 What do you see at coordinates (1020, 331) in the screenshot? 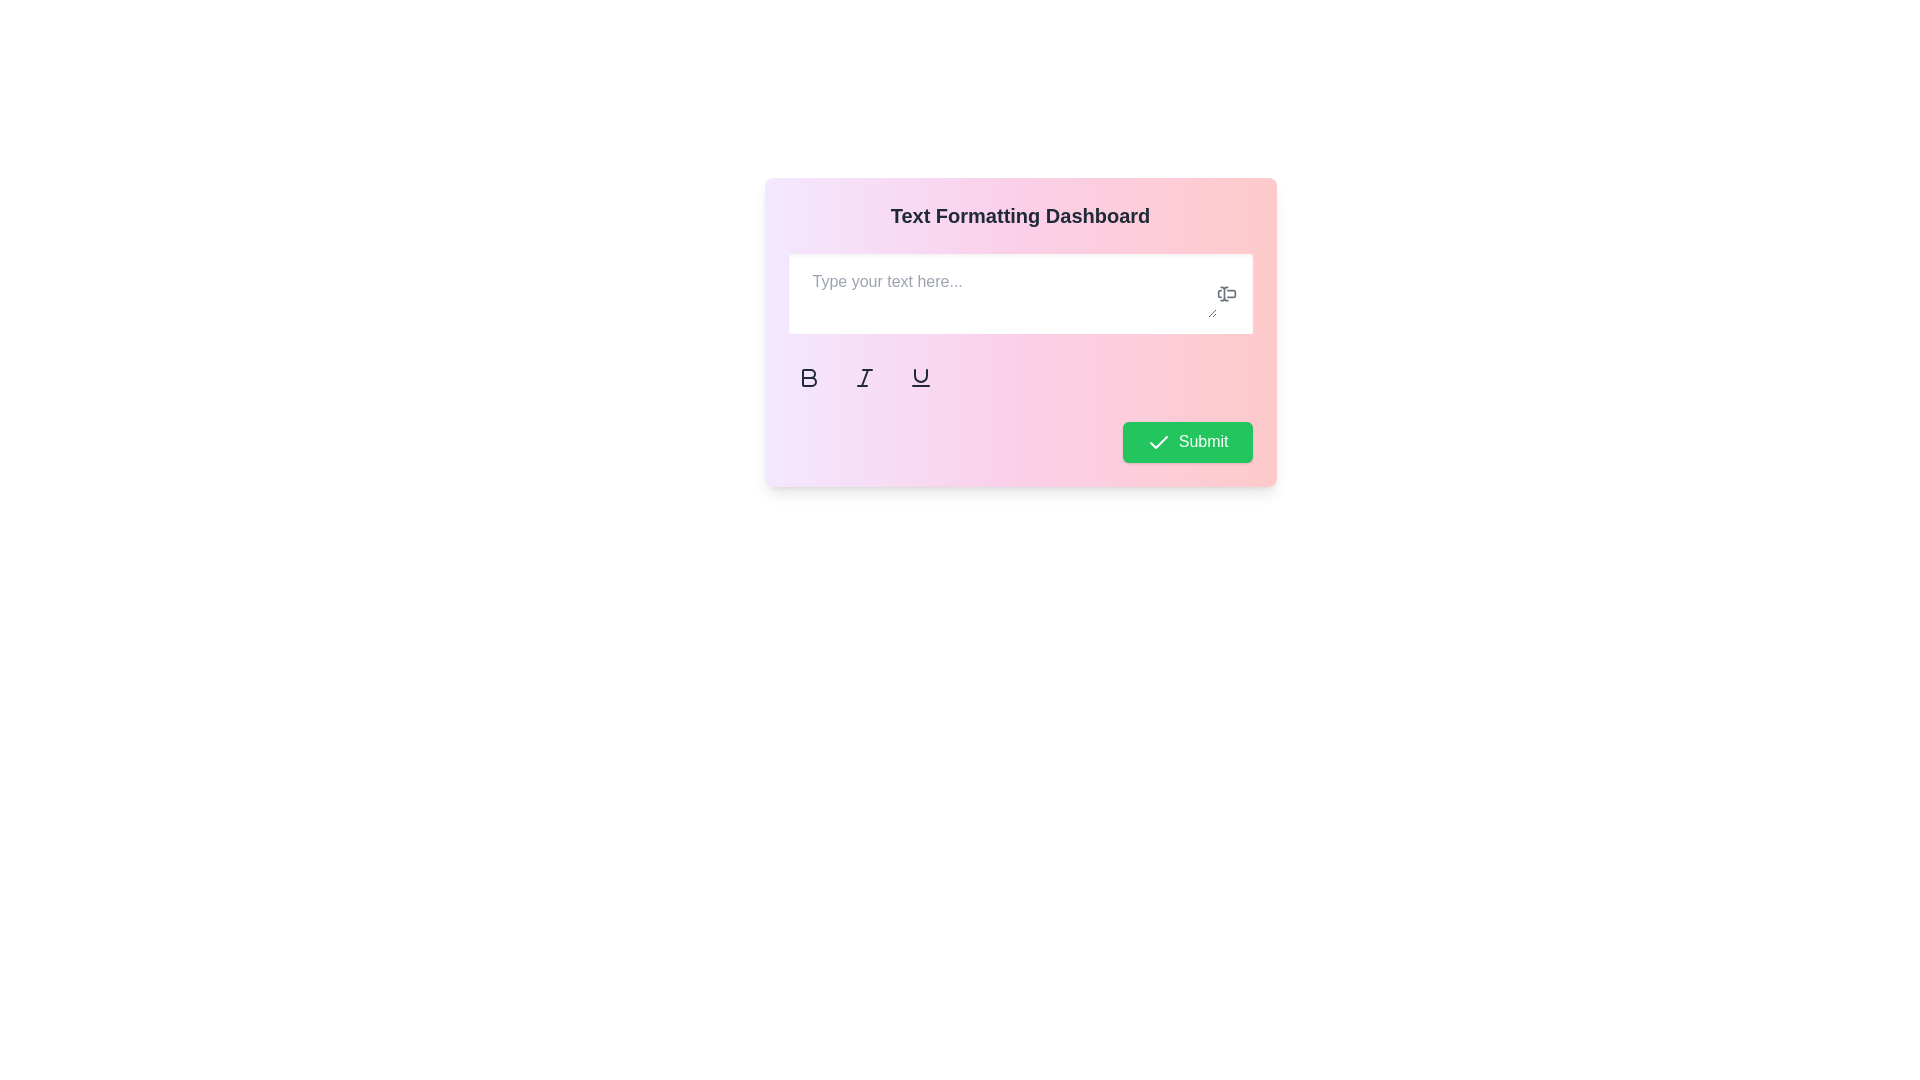
I see `the text input area of the text editor interface to focus and type text` at bounding box center [1020, 331].